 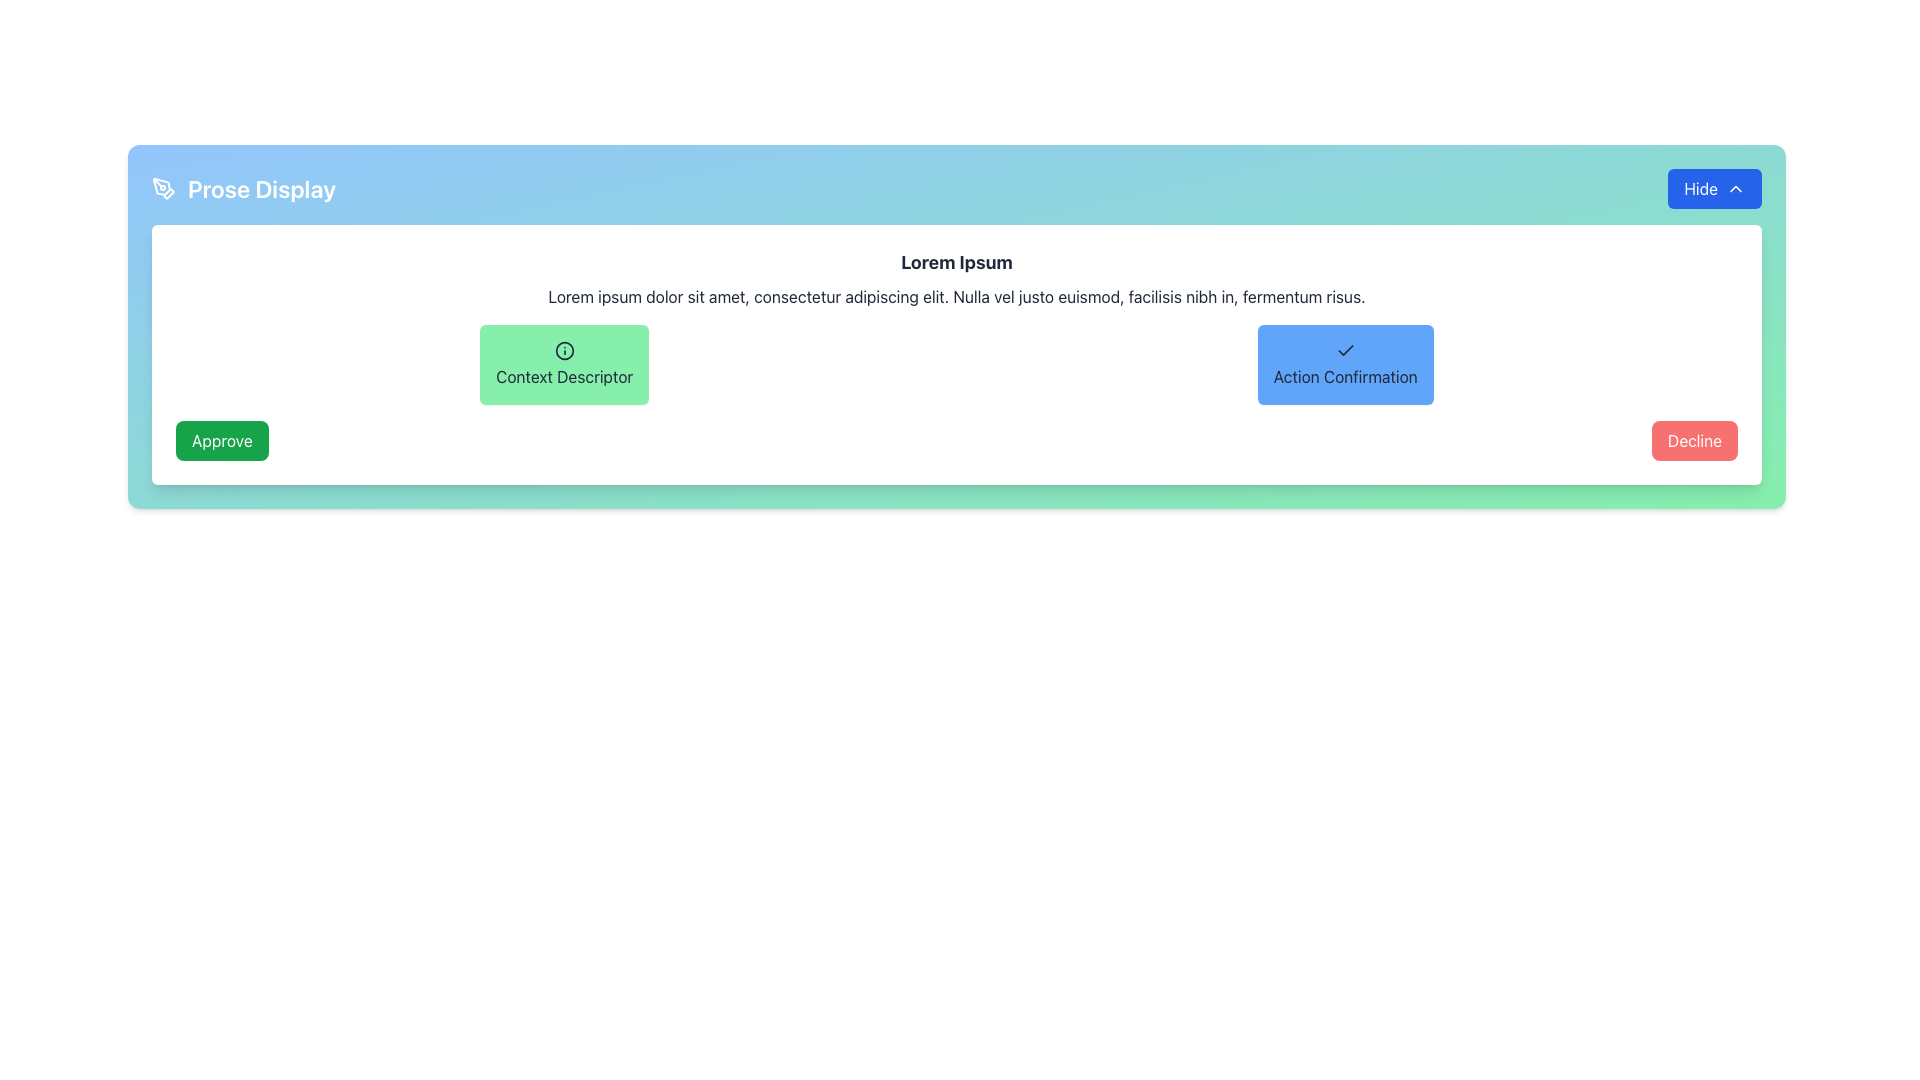 What do you see at coordinates (1735, 189) in the screenshot?
I see `the toggle icon located at the right end of the 'Hide' button in the top-right corner of the interface` at bounding box center [1735, 189].